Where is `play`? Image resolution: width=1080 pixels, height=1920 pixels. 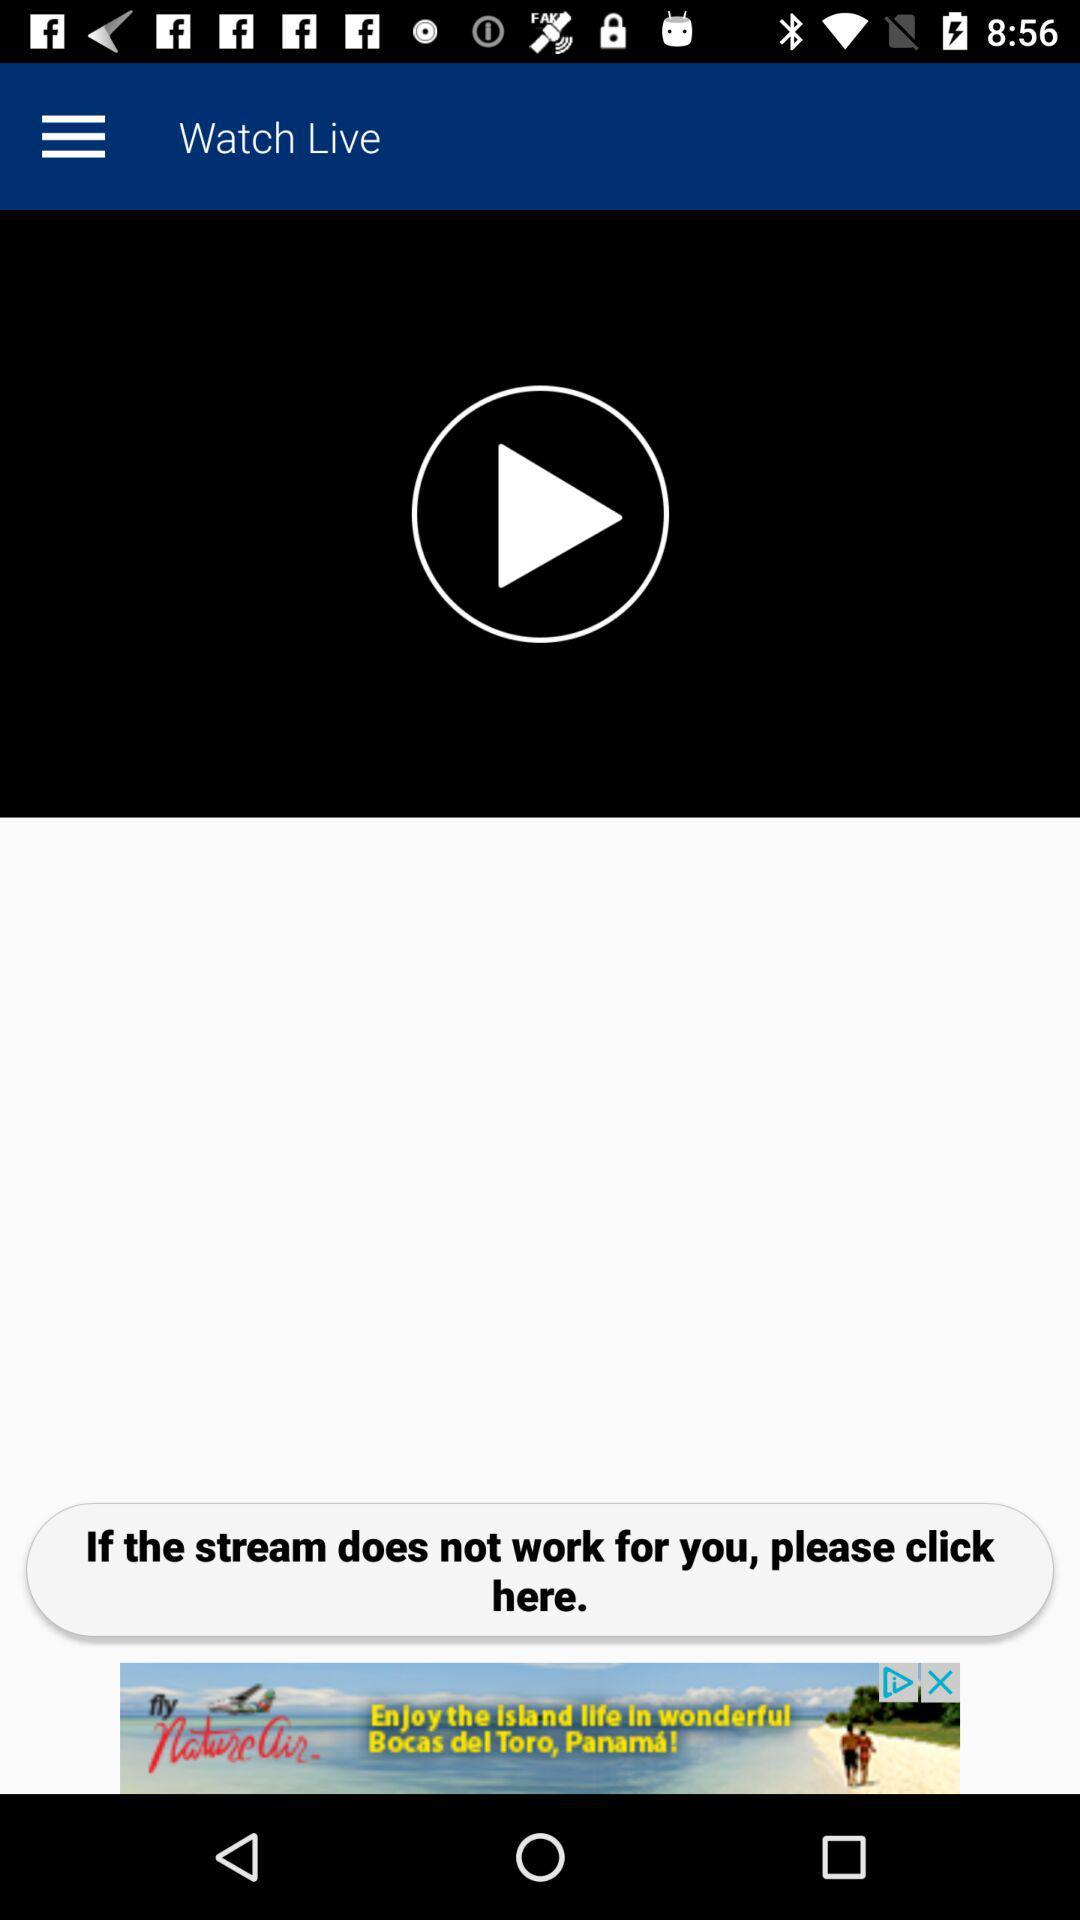
play is located at coordinates (72, 135).